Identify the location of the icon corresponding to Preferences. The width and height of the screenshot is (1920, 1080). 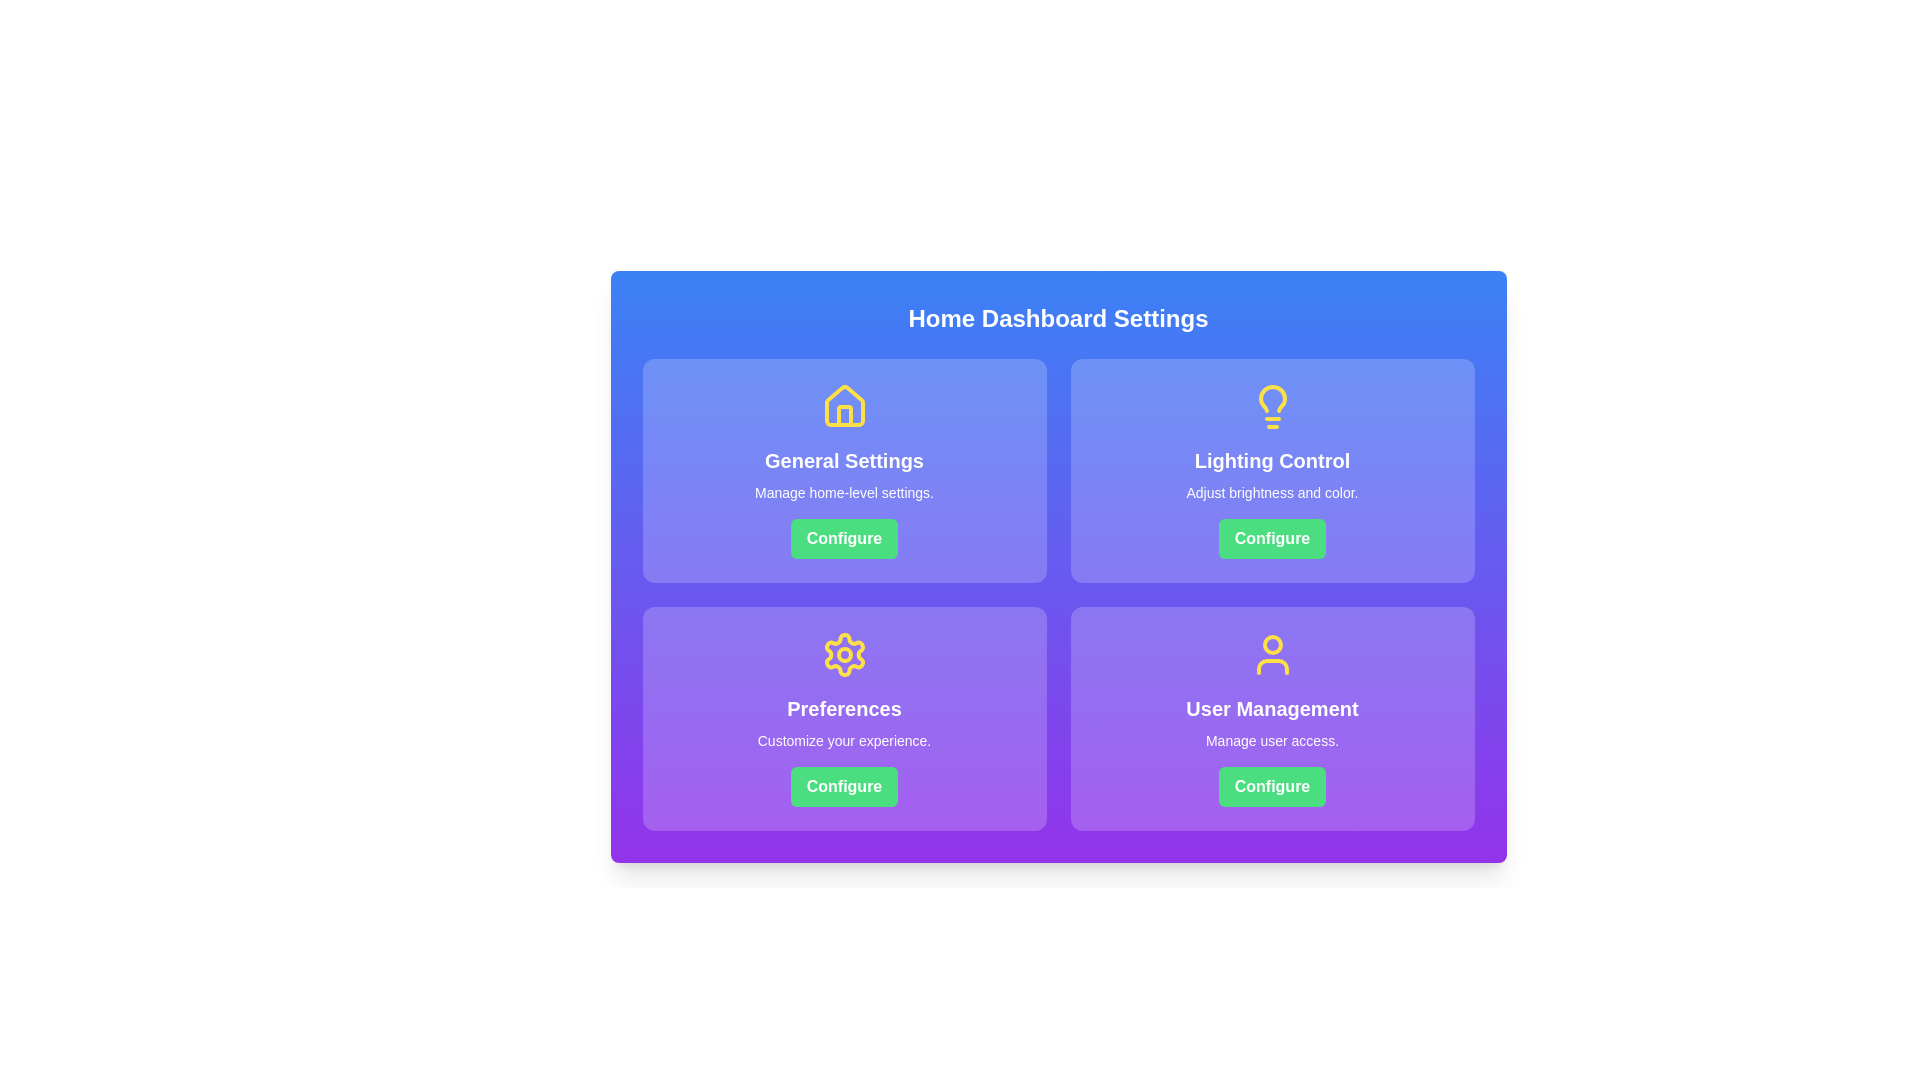
(844, 655).